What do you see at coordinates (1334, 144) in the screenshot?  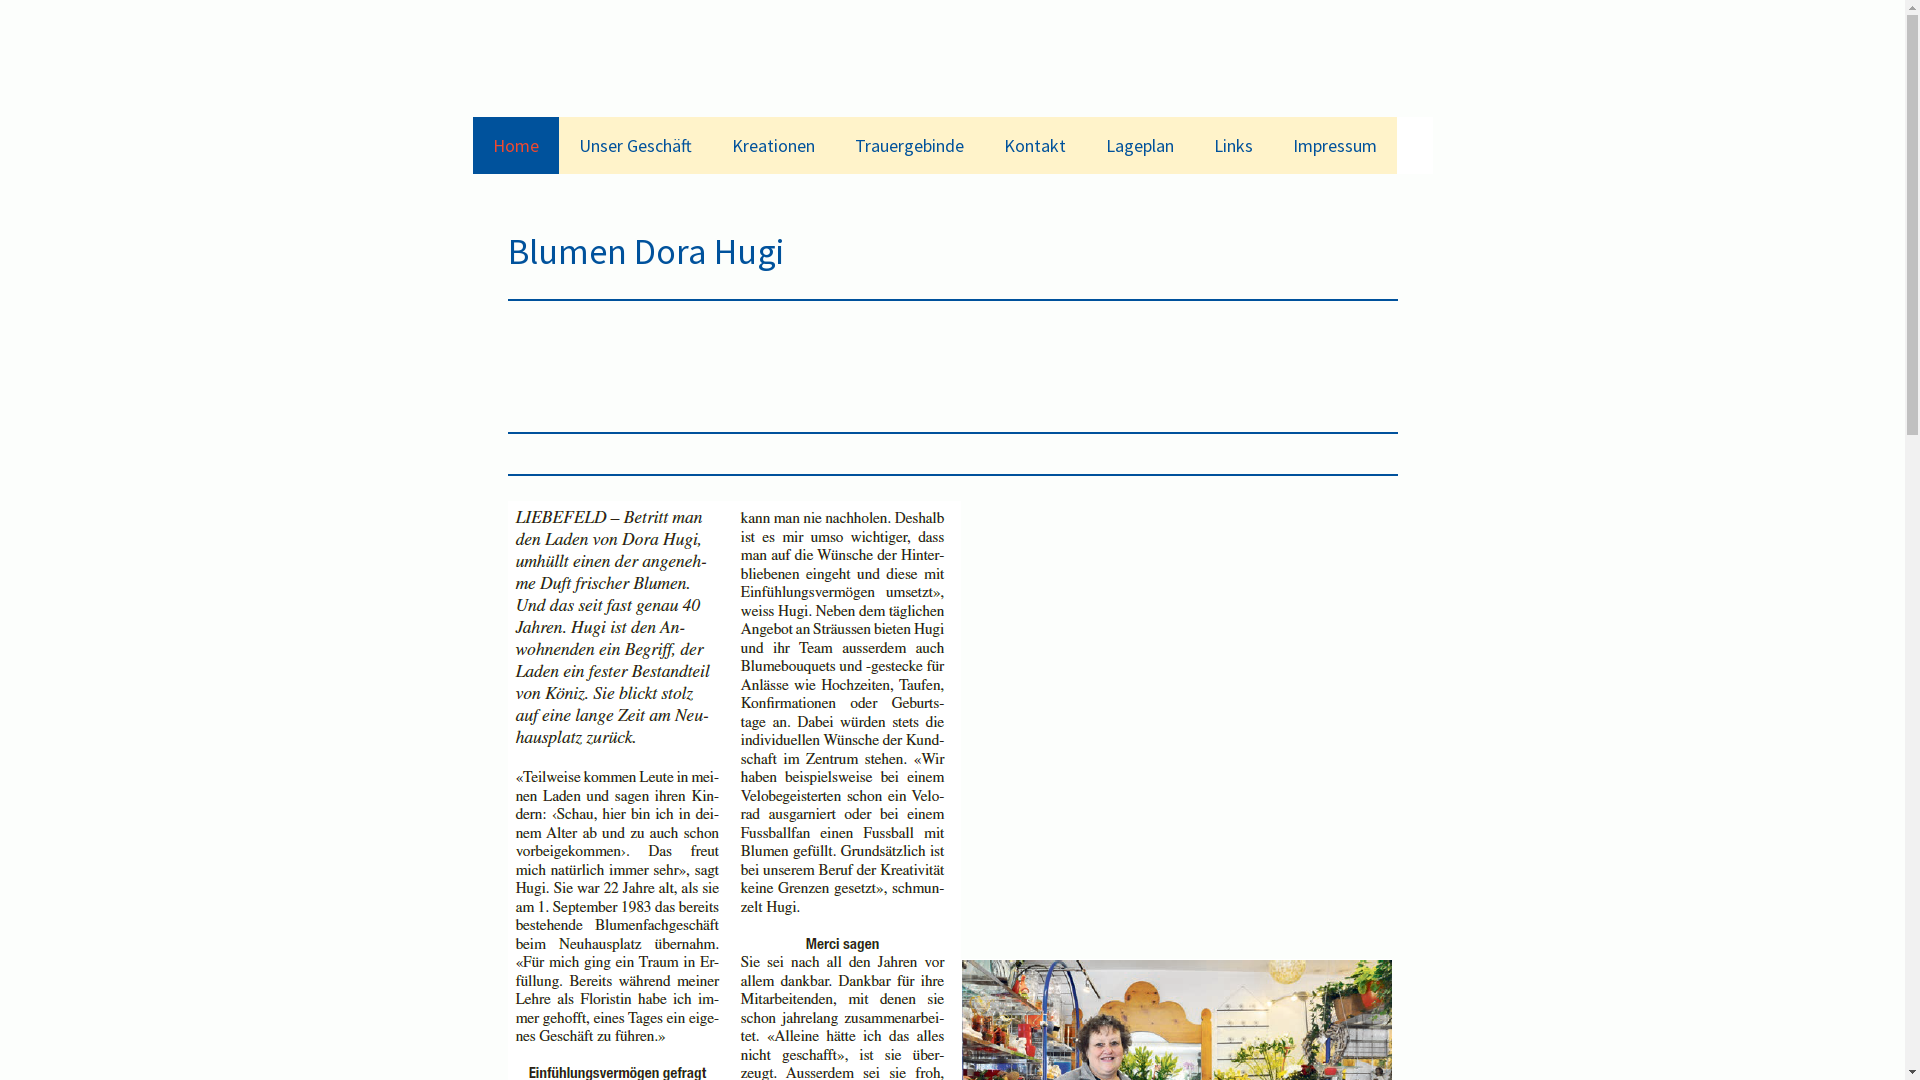 I see `'Impressum'` at bounding box center [1334, 144].